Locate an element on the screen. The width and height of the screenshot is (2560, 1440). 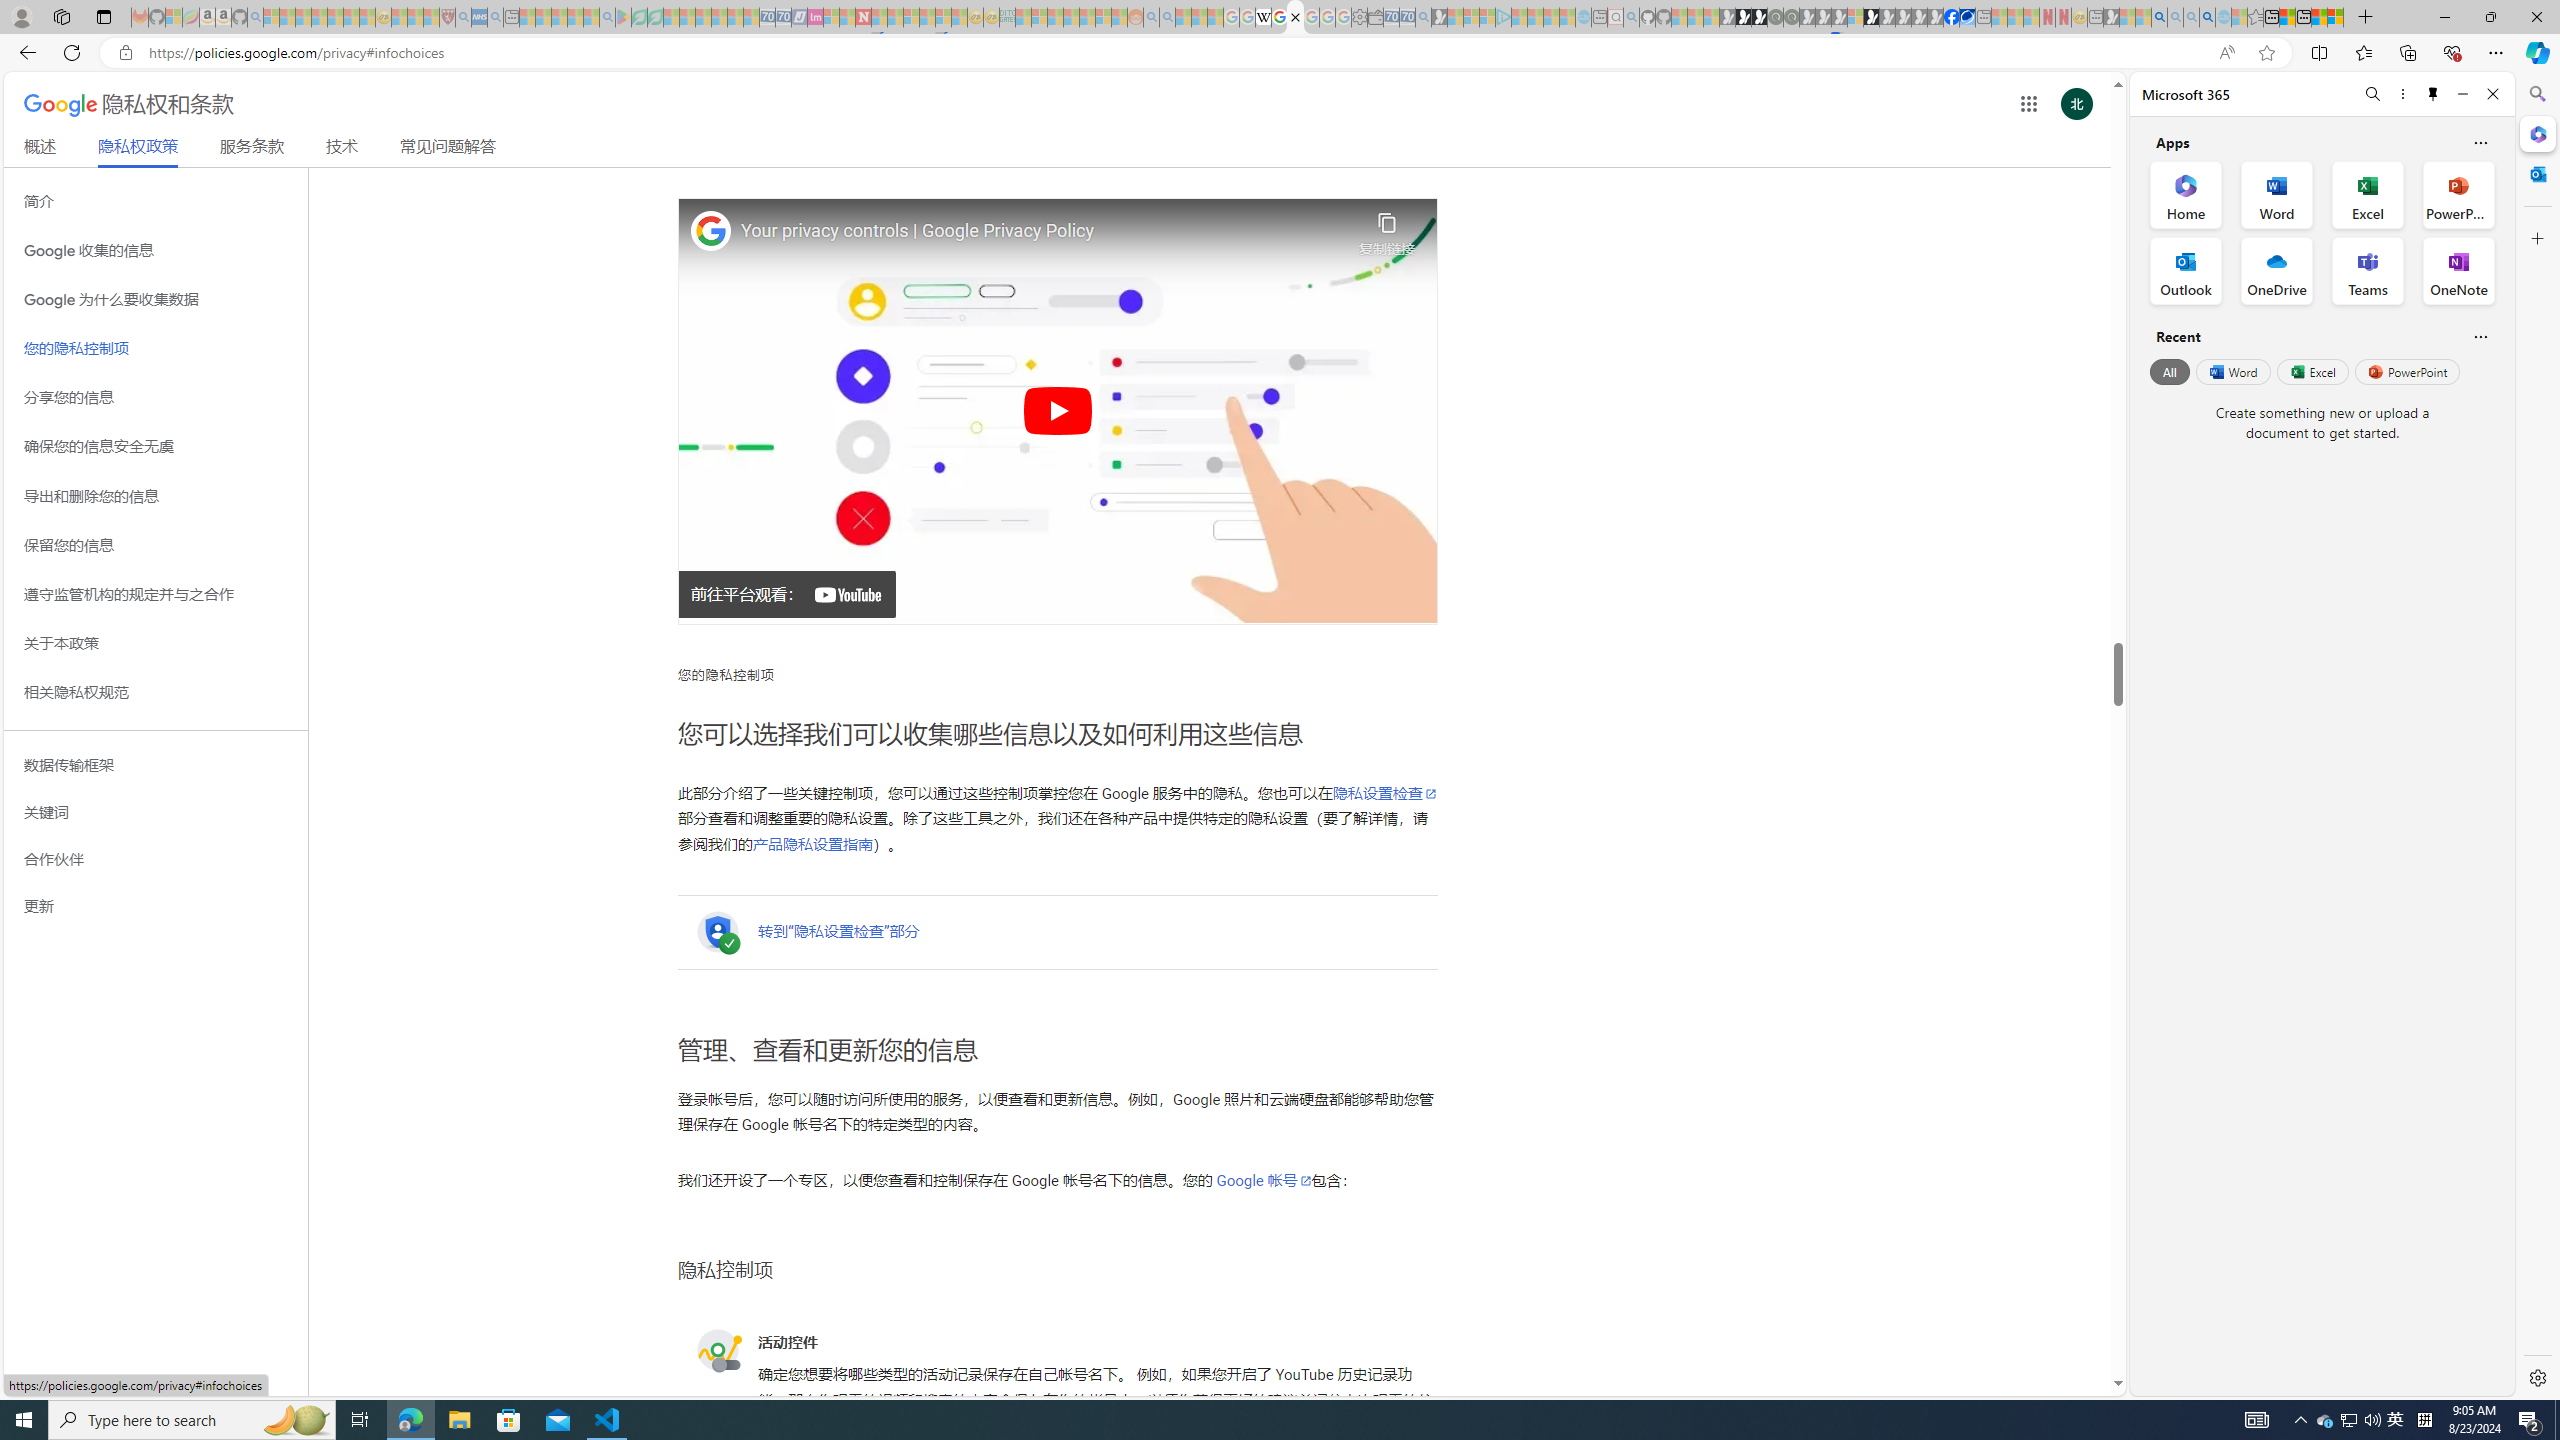
'Excel' is located at coordinates (2311, 371).